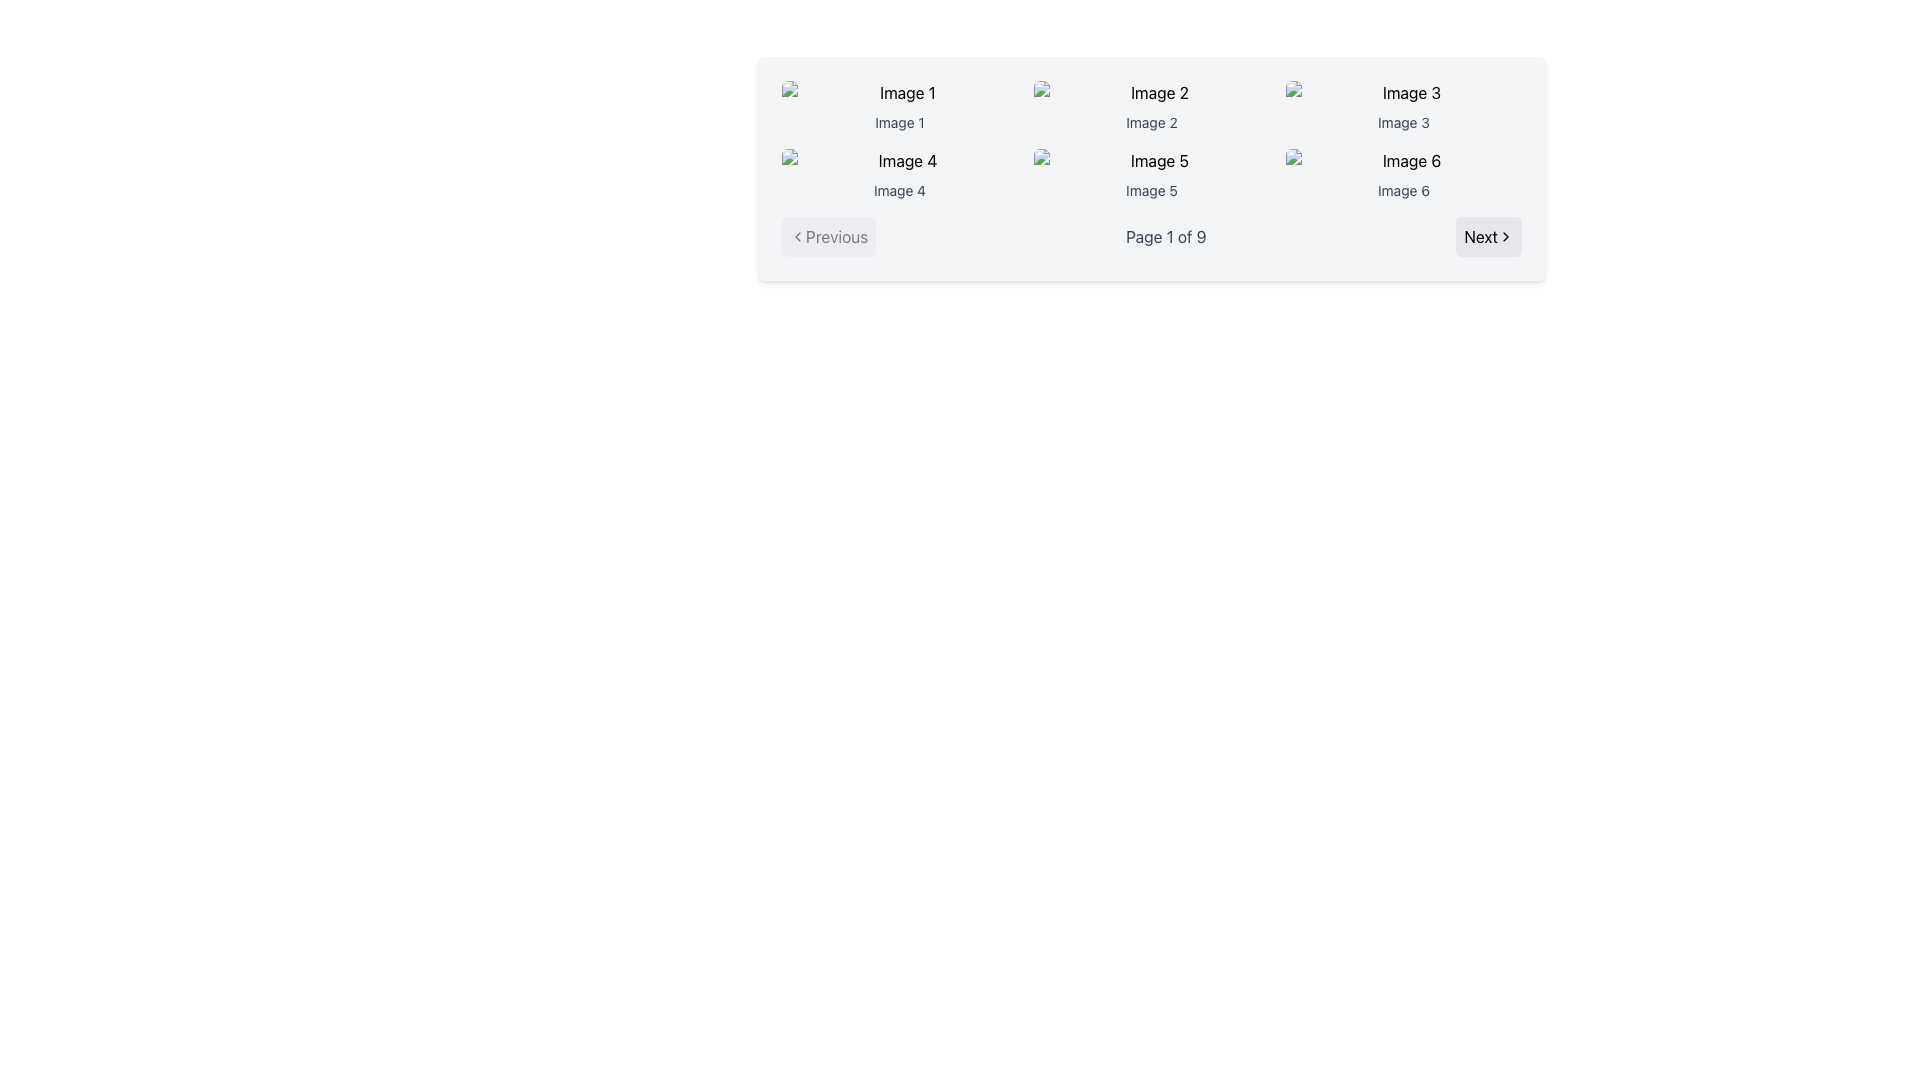 The image size is (1920, 1080). What do you see at coordinates (1402, 107) in the screenshot?
I see `to select the 'Image 3' item in the grid layout, which is represented by an image and label, located in the first row and third position` at bounding box center [1402, 107].